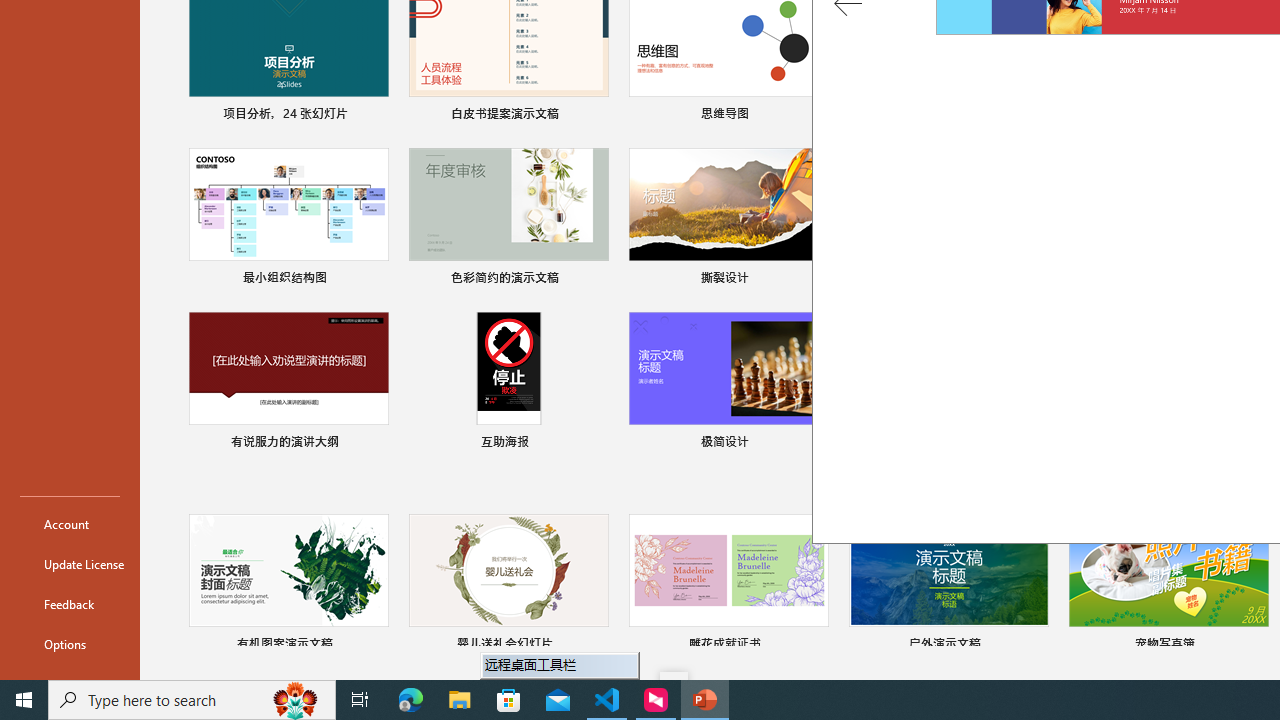 The image size is (1280, 720). What do you see at coordinates (69, 564) in the screenshot?
I see `'Update License'` at bounding box center [69, 564].